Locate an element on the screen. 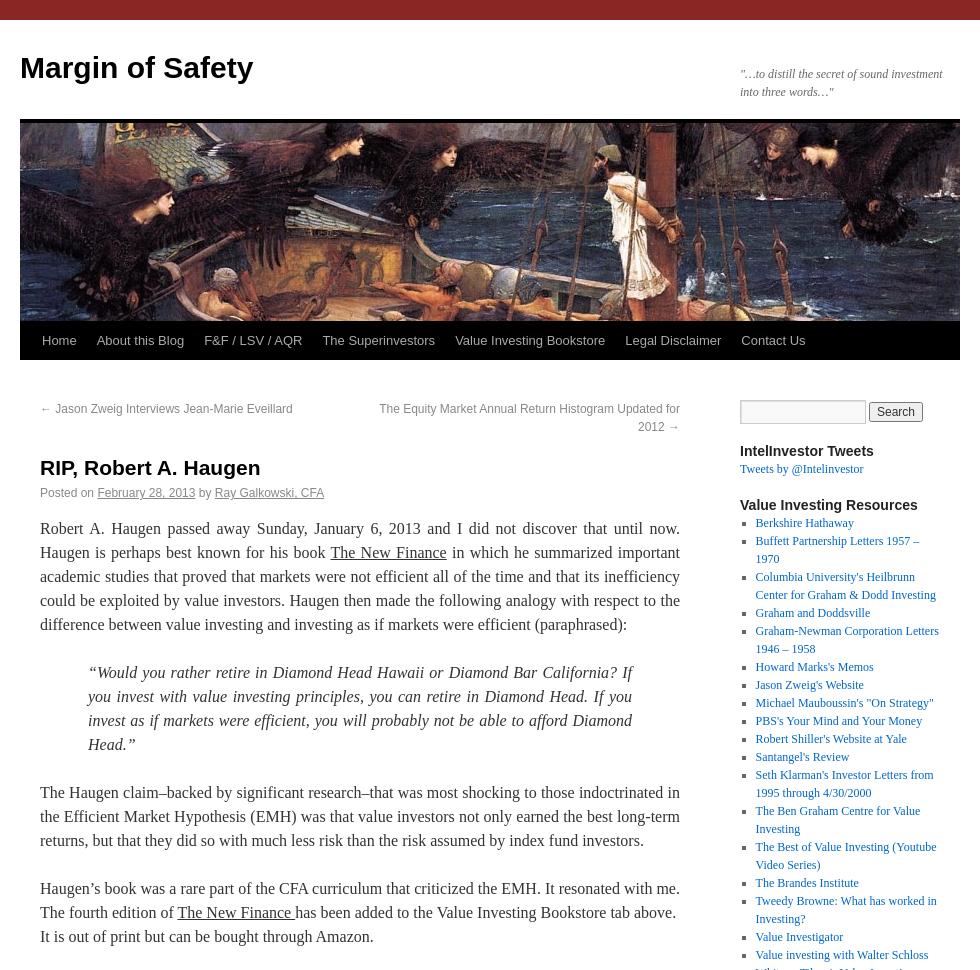  'Graham and Doddsville' is located at coordinates (812, 613).